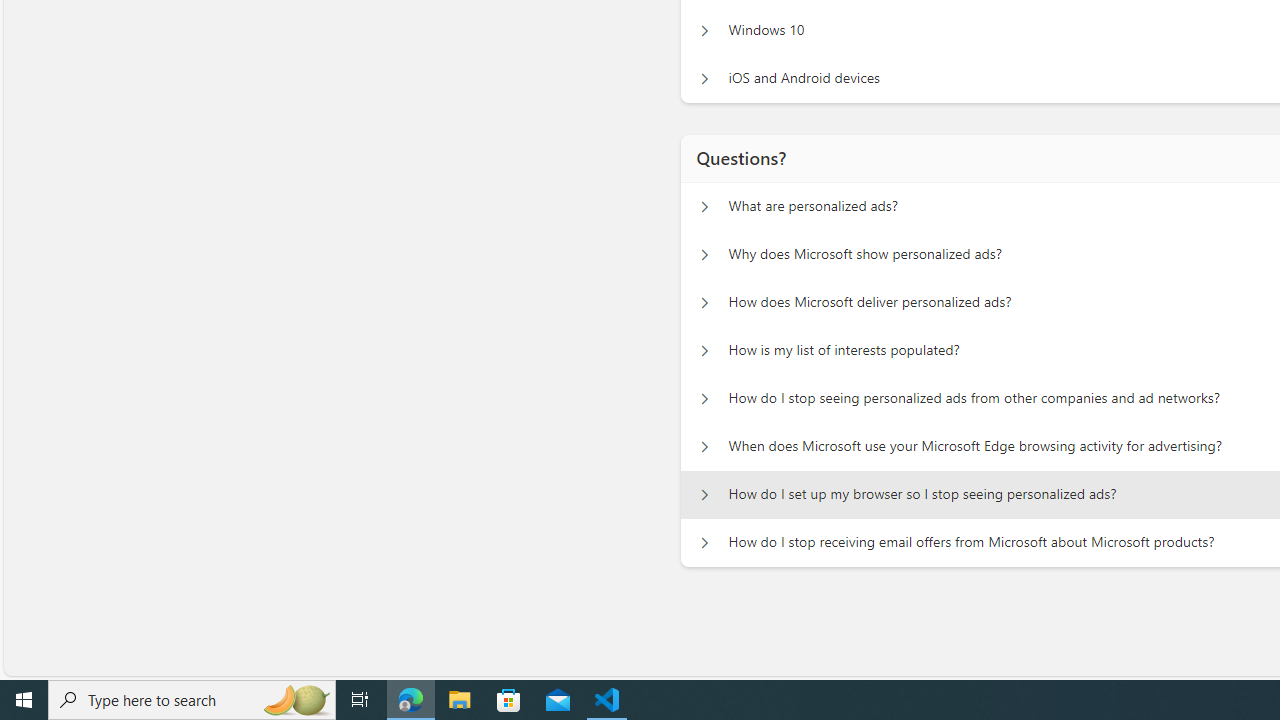  I want to click on 'Questions? How does Microsoft deliver personalized ads?', so click(704, 303).